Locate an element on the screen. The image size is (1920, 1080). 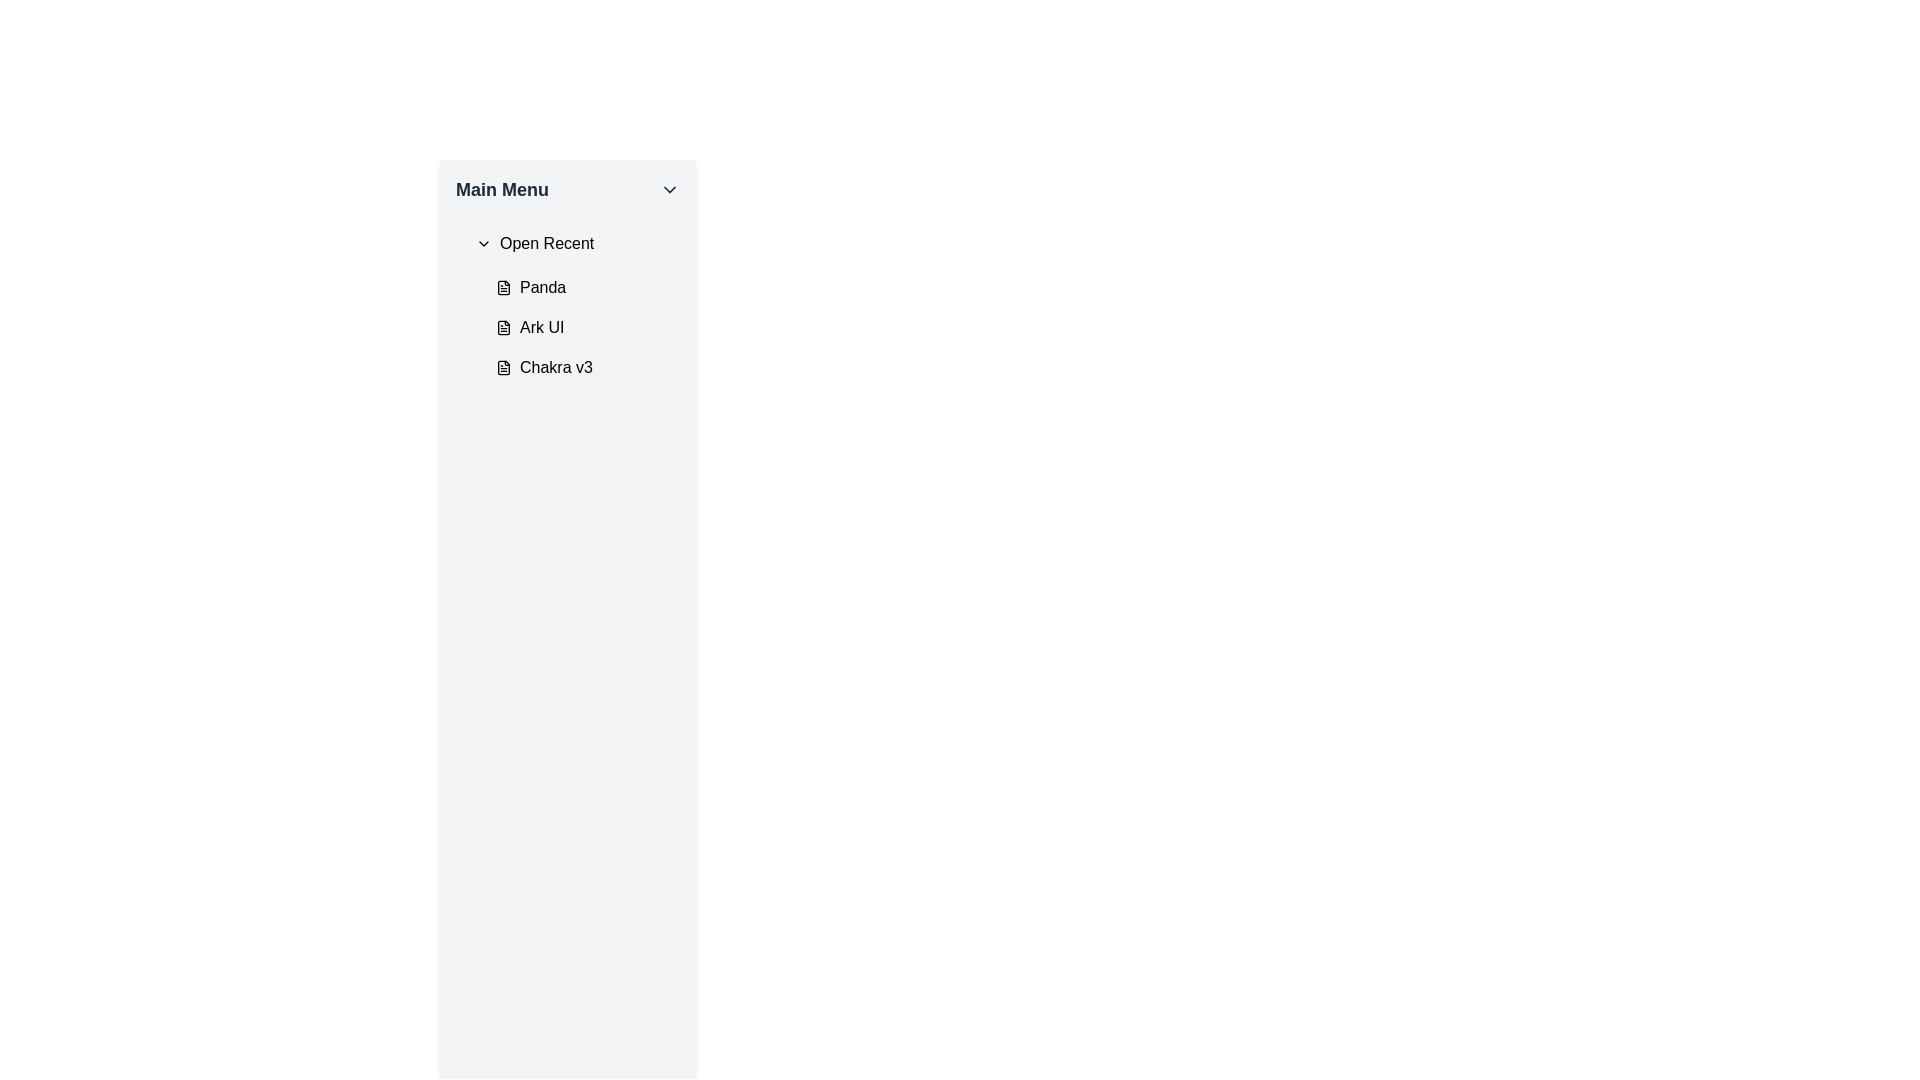
the 'Ark UI' text label, which is the second item under the 'Open Recent' section in the left panel is located at coordinates (542, 326).